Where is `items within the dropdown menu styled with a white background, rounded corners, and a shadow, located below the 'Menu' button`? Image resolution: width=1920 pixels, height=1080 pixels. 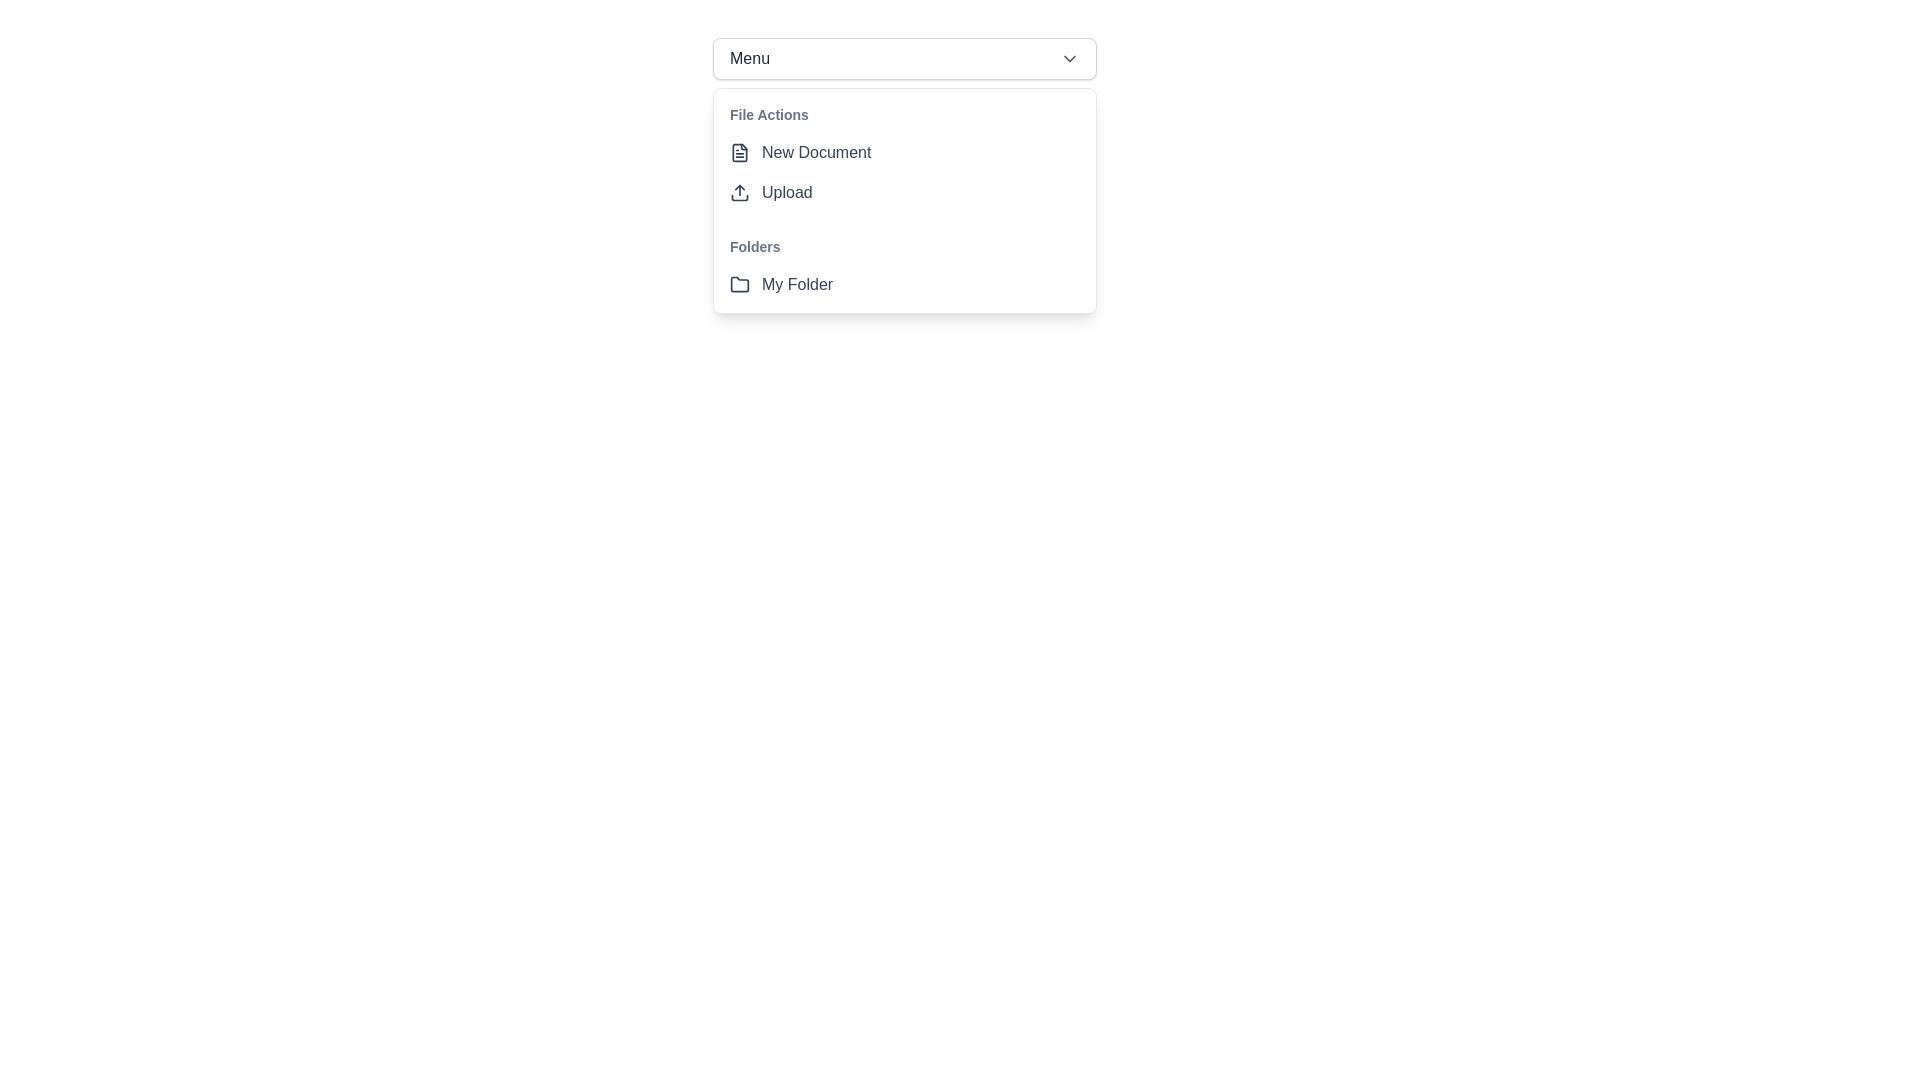 items within the dropdown menu styled with a white background, rounded corners, and a shadow, located below the 'Menu' button is located at coordinates (904, 200).